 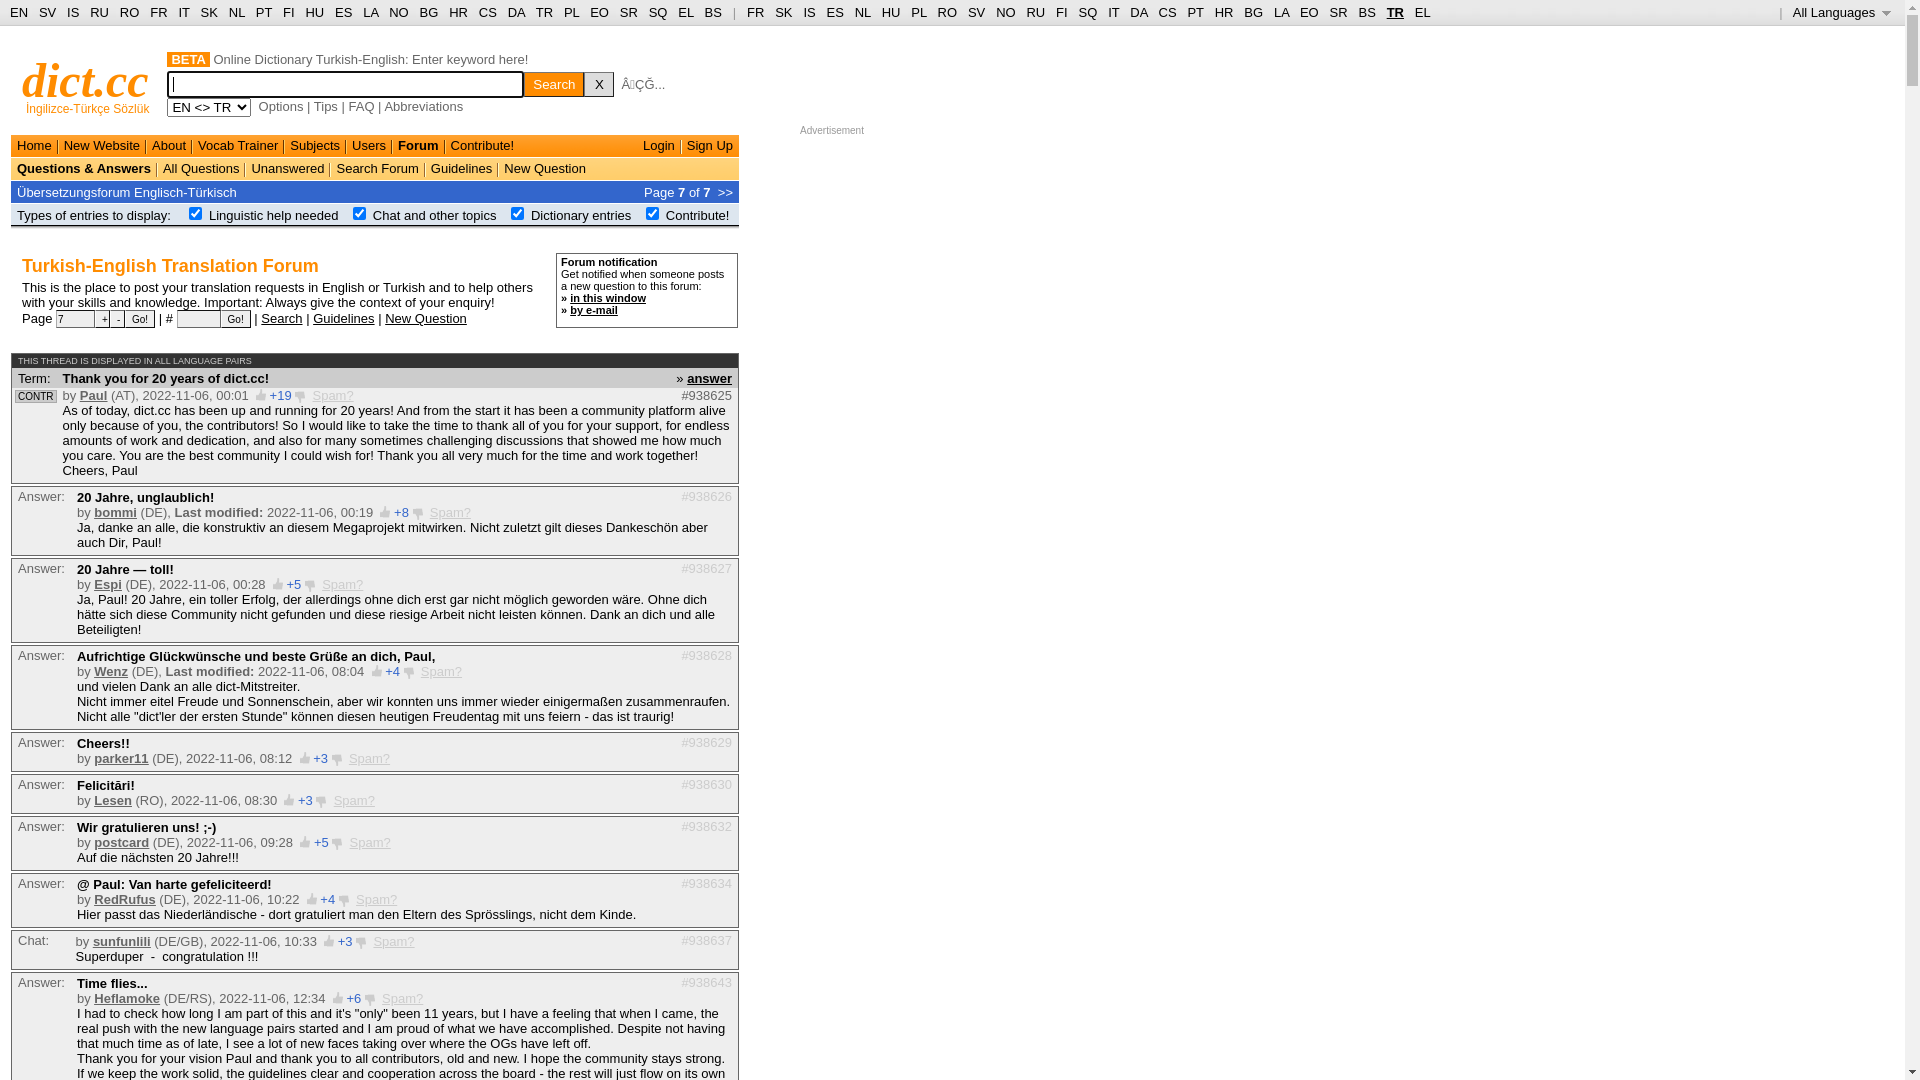 I want to click on 'CS', so click(x=1166, y=12).